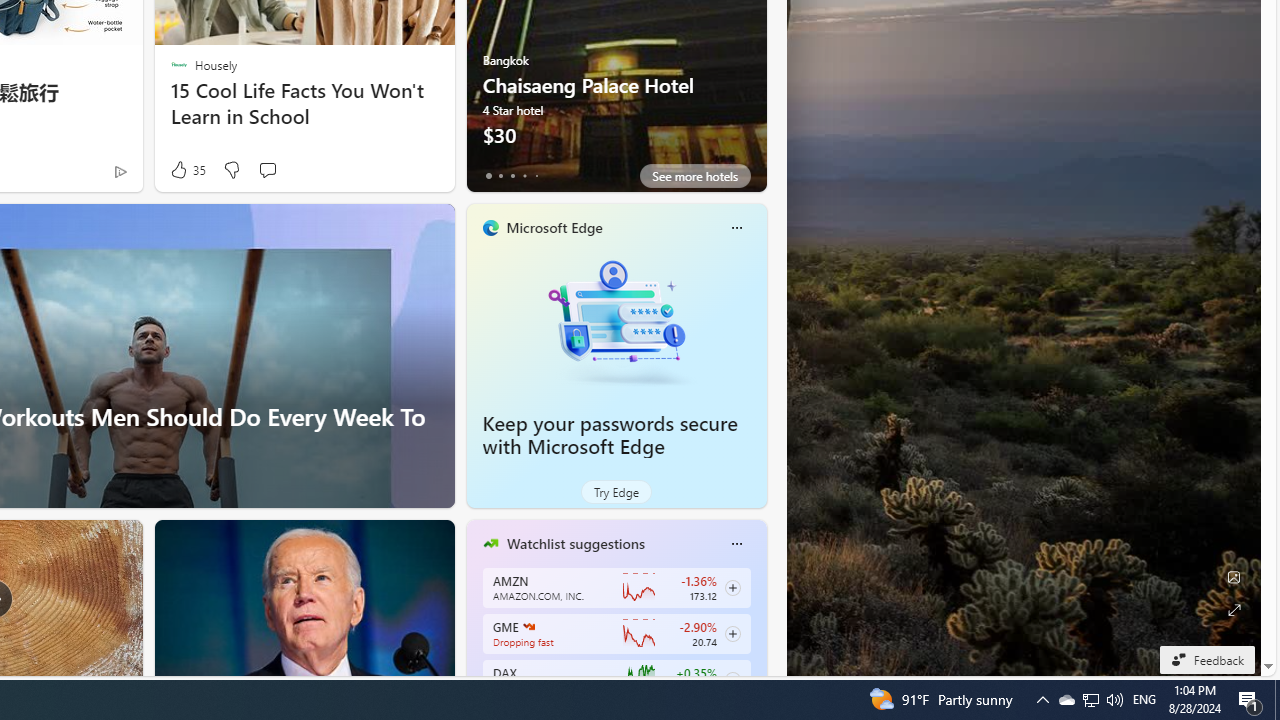  I want to click on 'Edit Background', so click(1232, 577).